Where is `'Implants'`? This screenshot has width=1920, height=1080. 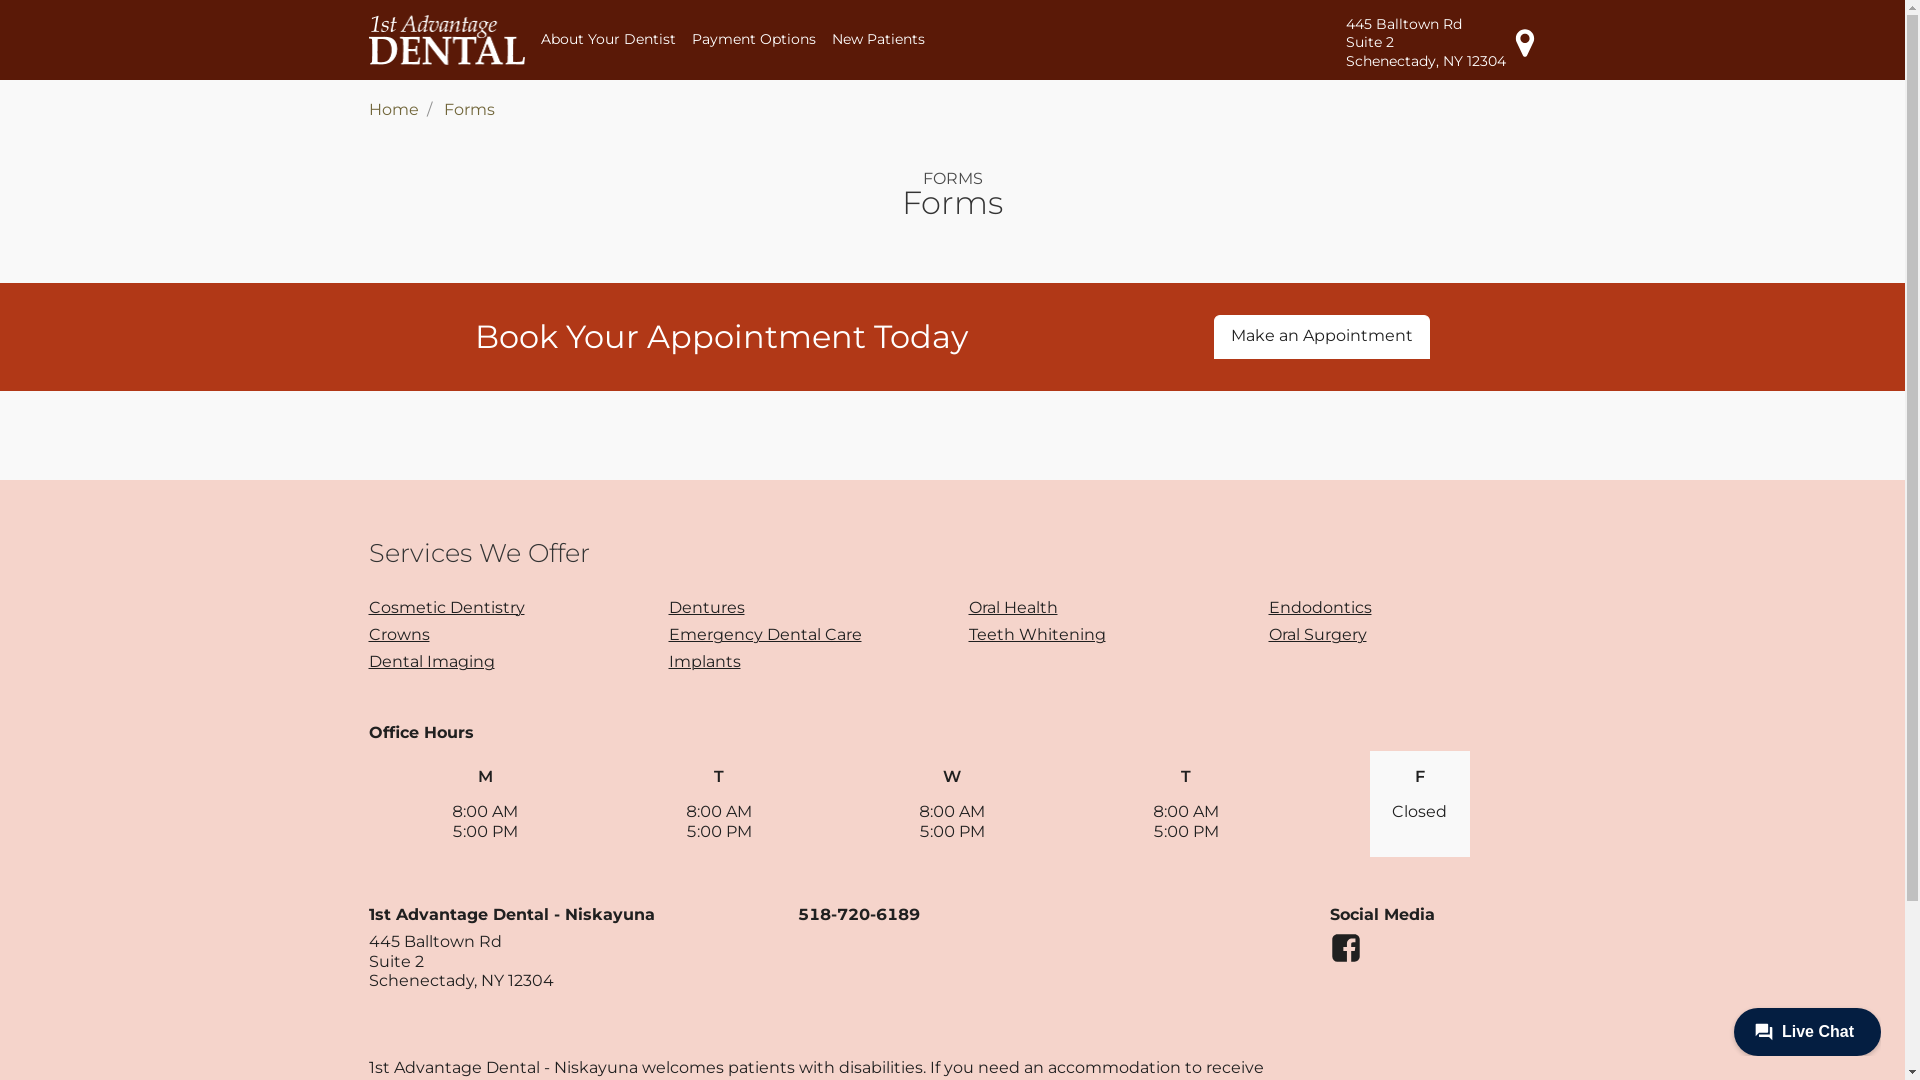
'Implants' is located at coordinates (667, 661).